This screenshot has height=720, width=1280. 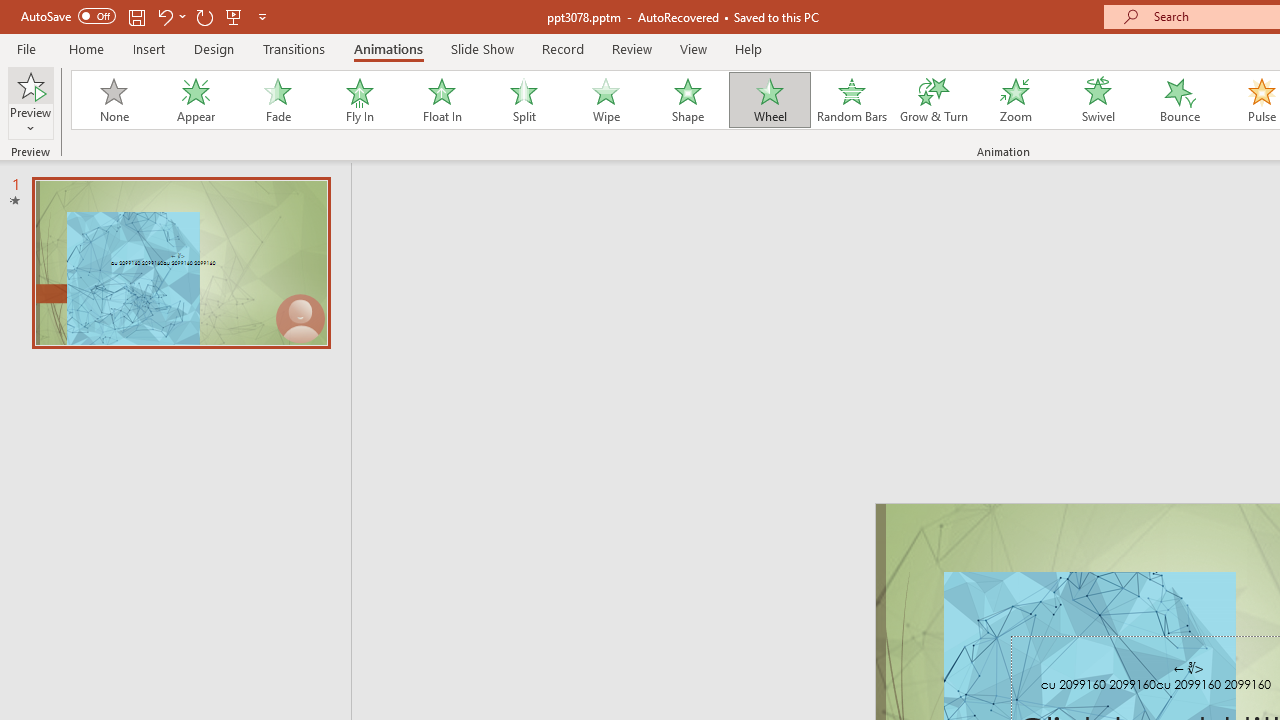 I want to click on 'Random Bars', so click(x=852, y=100).